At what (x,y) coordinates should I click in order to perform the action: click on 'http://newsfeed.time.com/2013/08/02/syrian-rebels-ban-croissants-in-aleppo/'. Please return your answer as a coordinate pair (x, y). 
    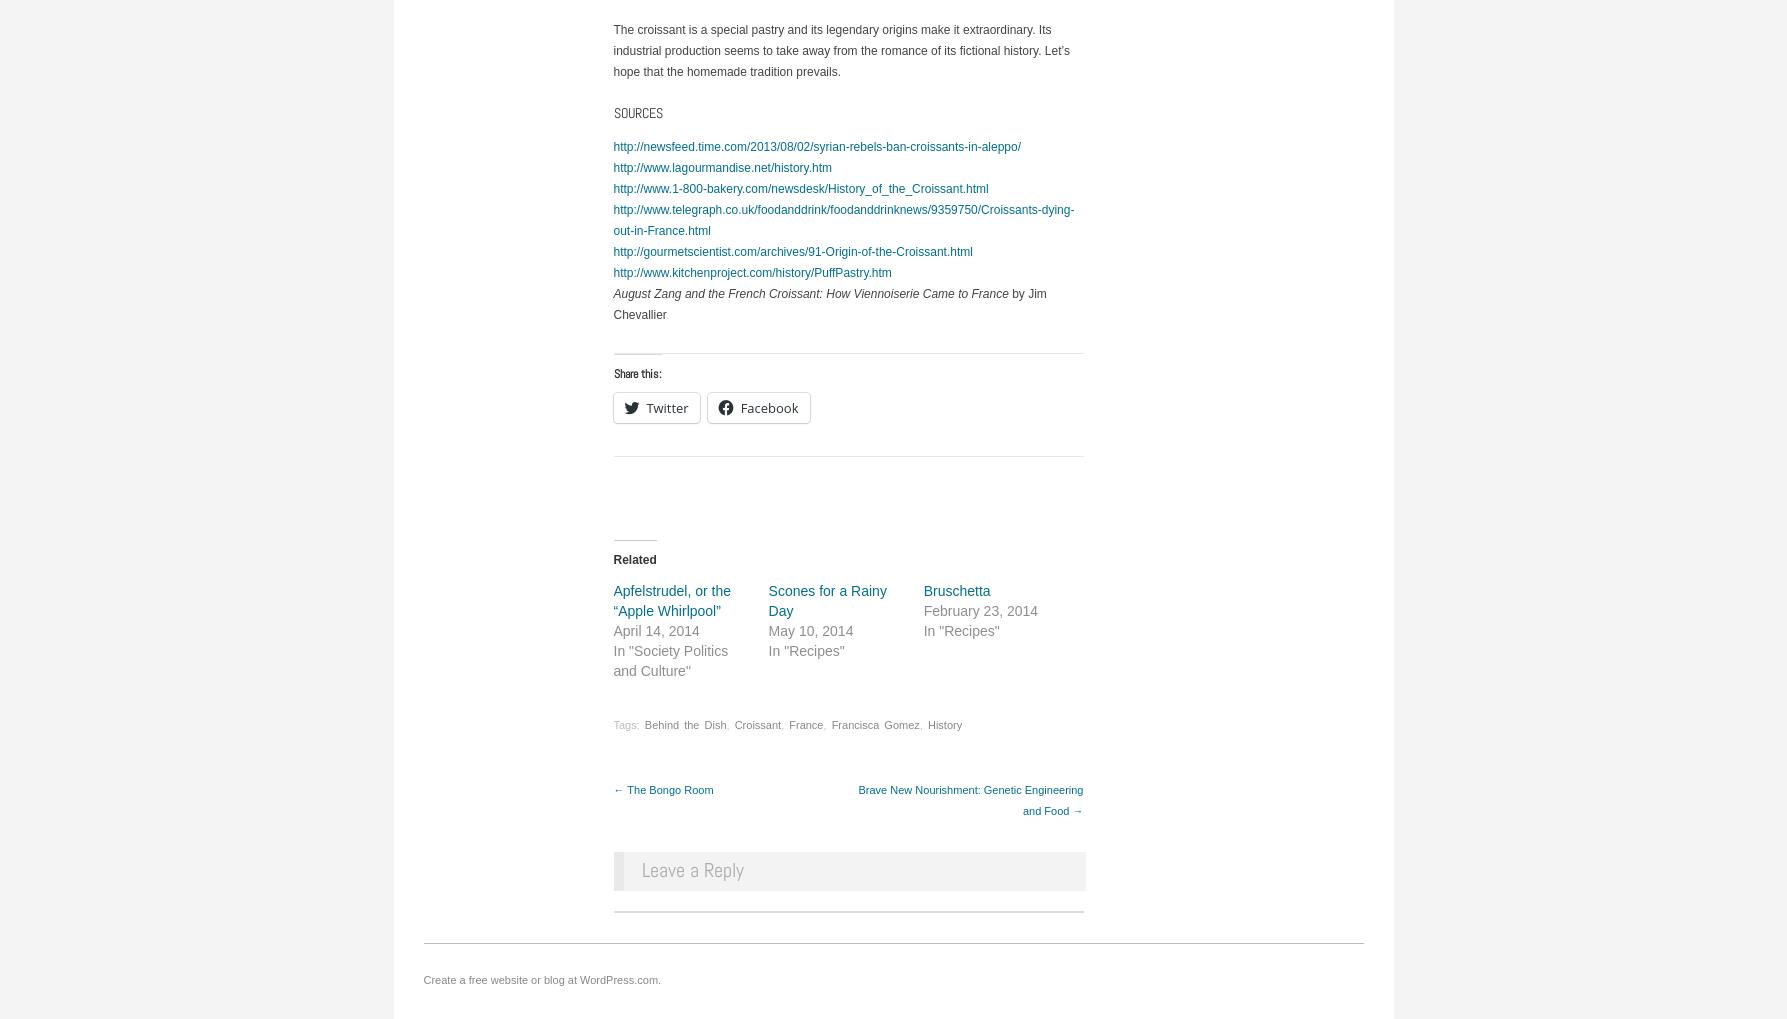
    Looking at the image, I should click on (611, 146).